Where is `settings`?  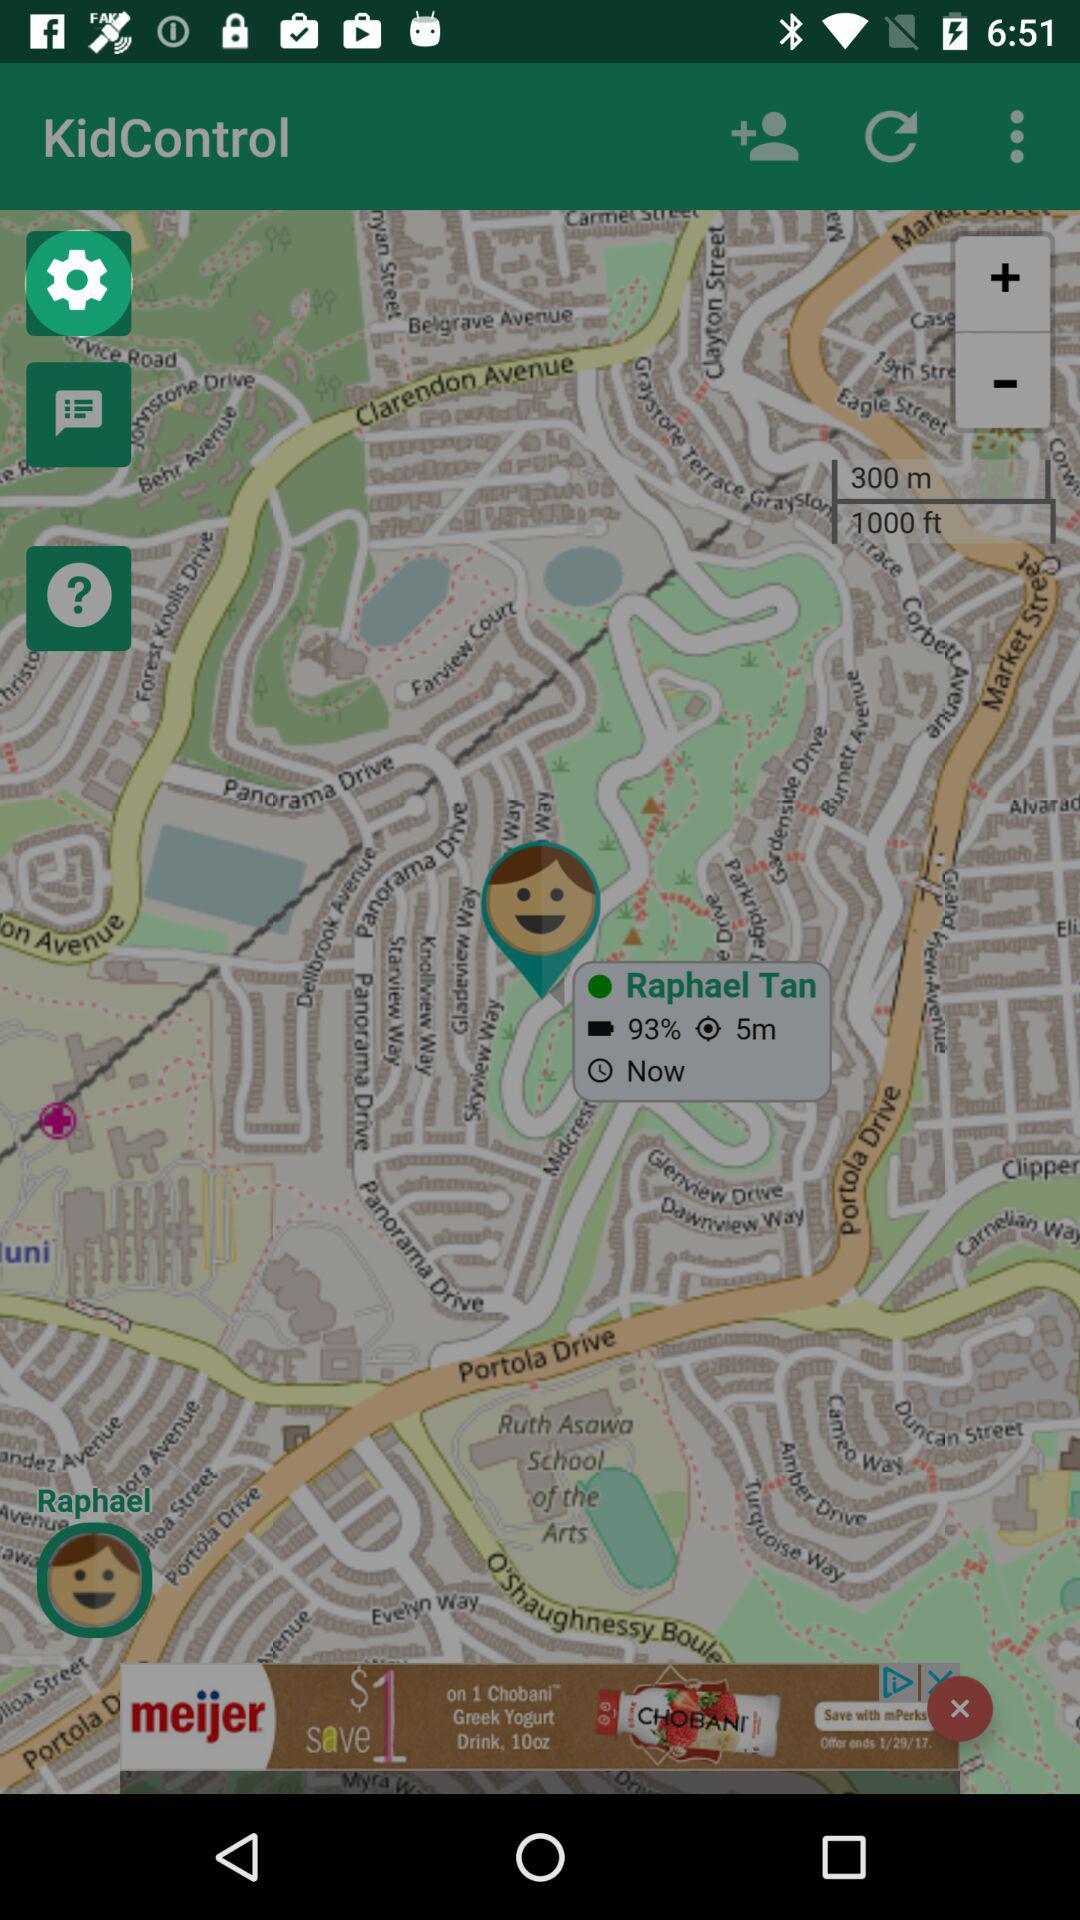 settings is located at coordinates (77, 282).